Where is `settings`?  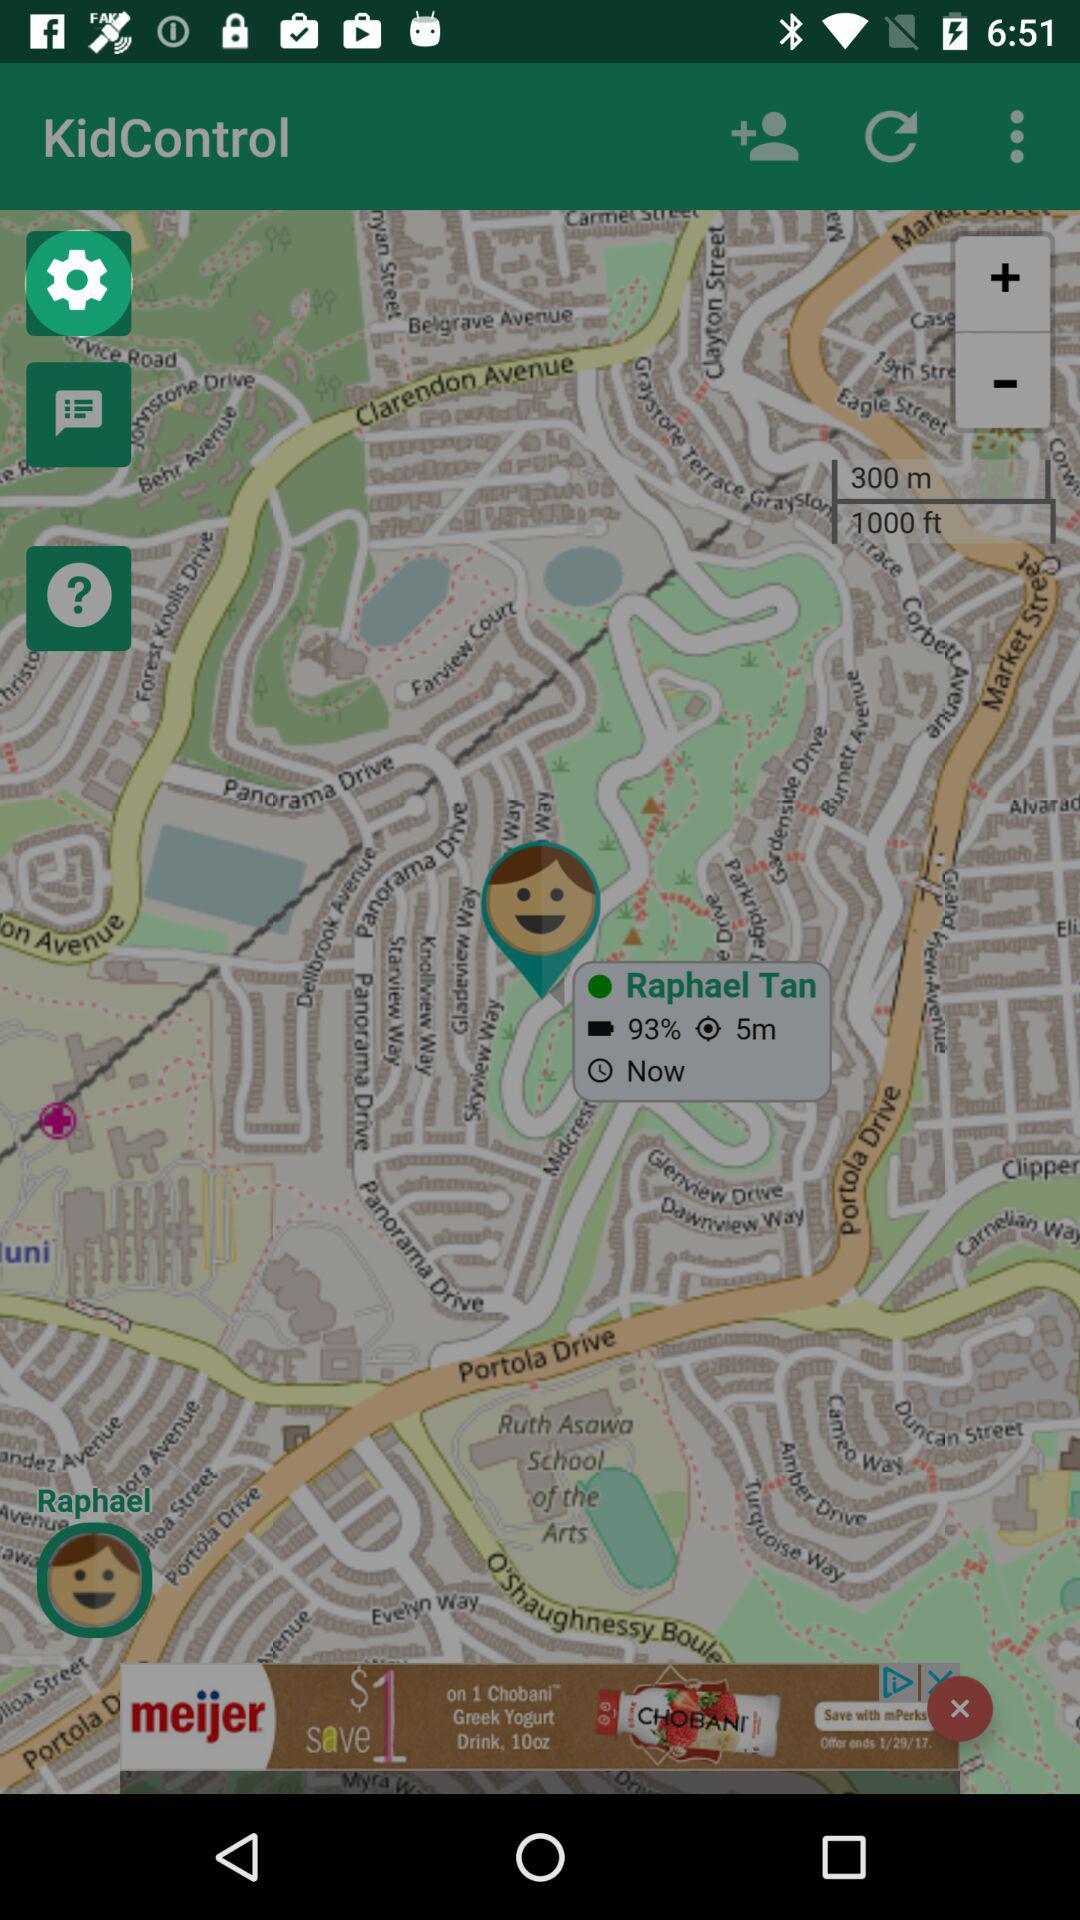 settings is located at coordinates (77, 282).